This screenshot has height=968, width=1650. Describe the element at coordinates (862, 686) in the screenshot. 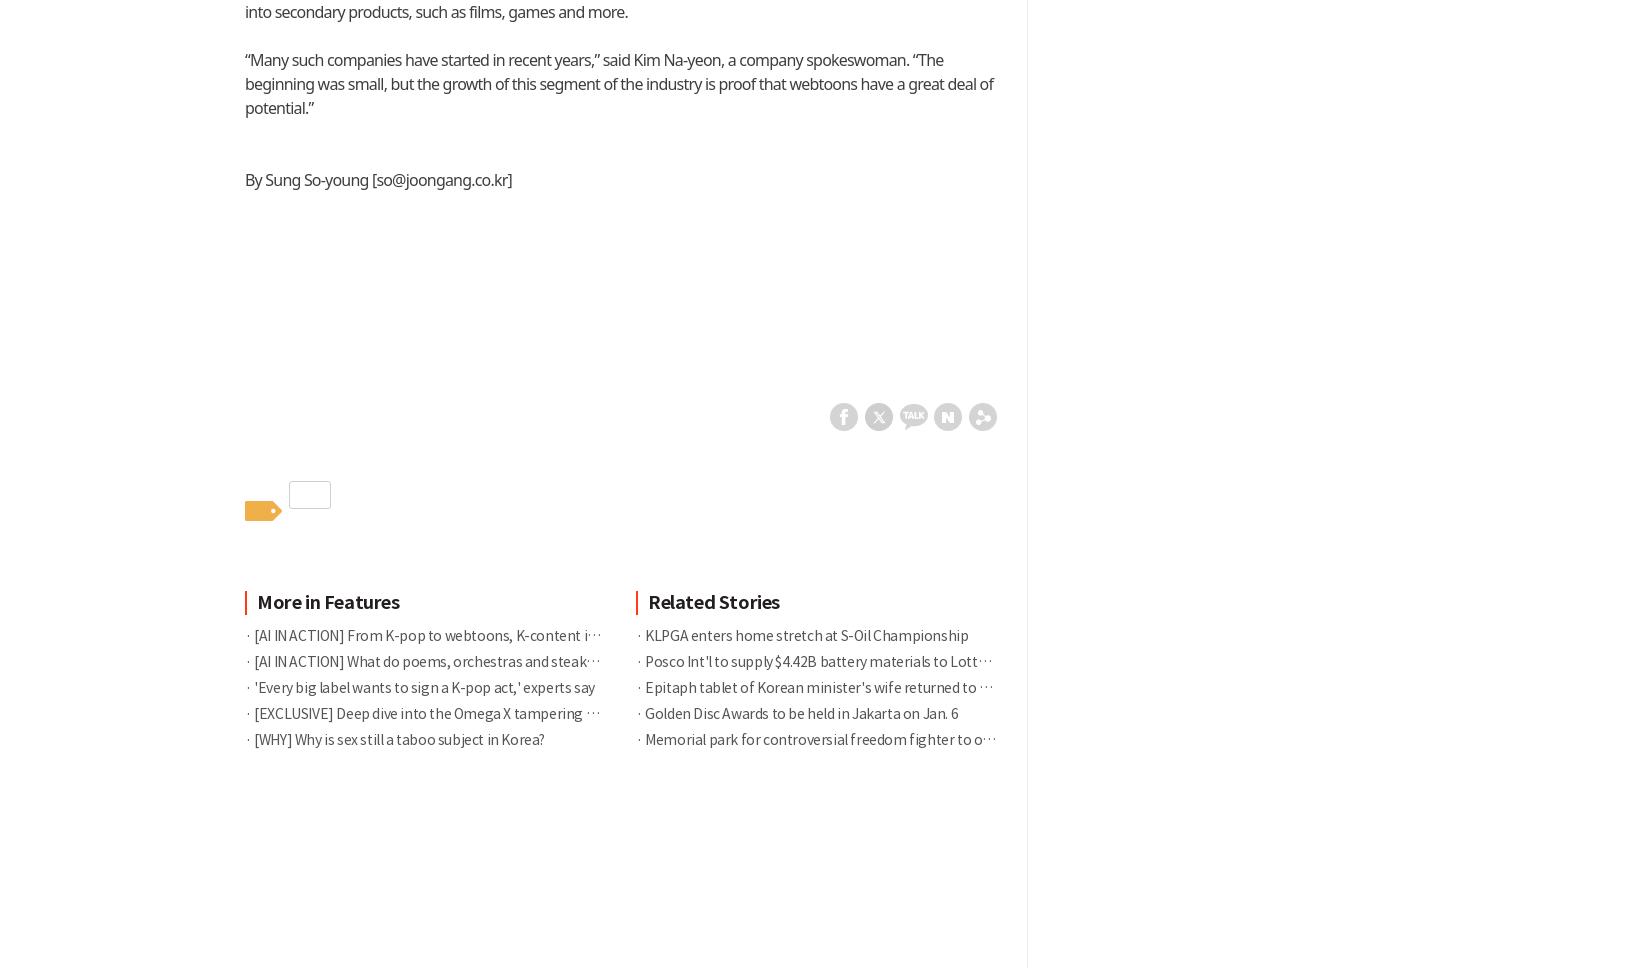

I see `'Epitaph tablet of Korean minister's wife returned to her descendants'` at that location.